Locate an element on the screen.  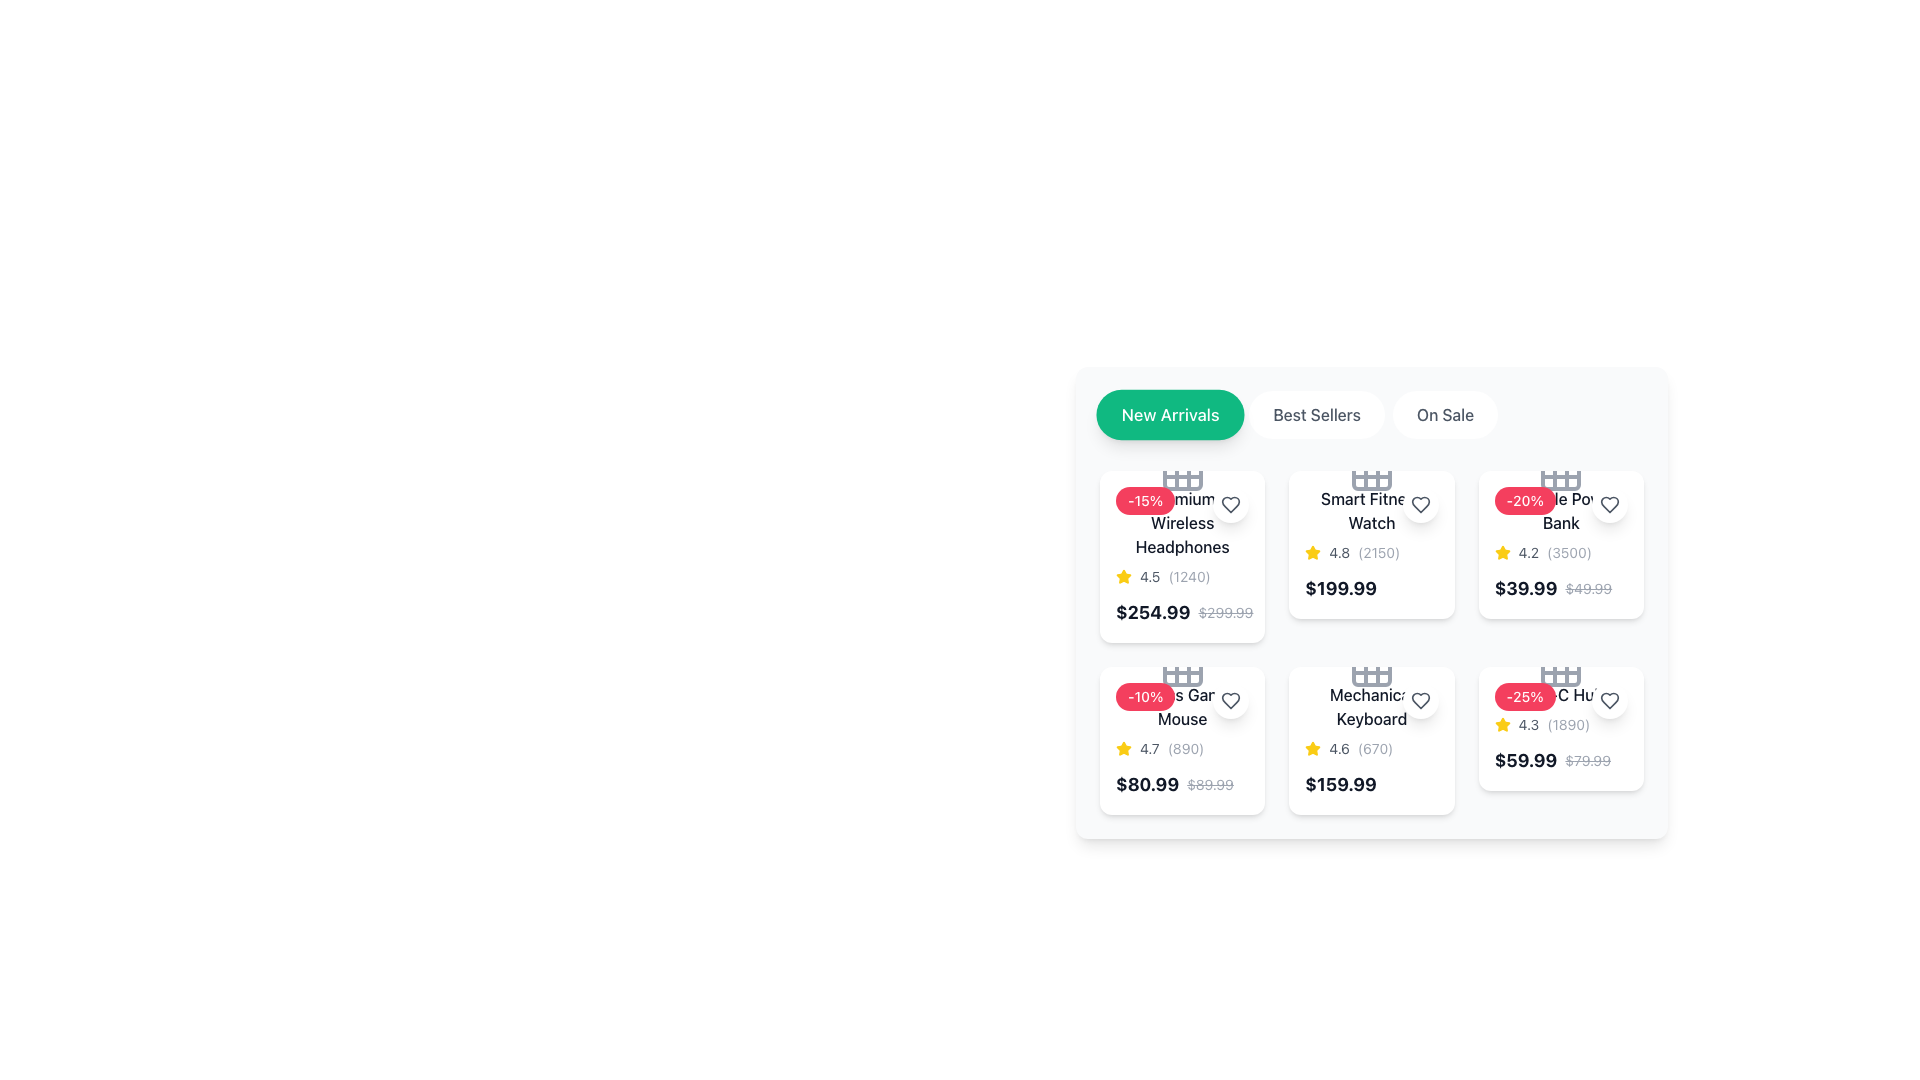
highlighted discounted price '$254.99' displayed prominently in black color within the Price display component of the 'Premium Wireless Headphones' card in the 'New Arrivals' section is located at coordinates (1182, 612).